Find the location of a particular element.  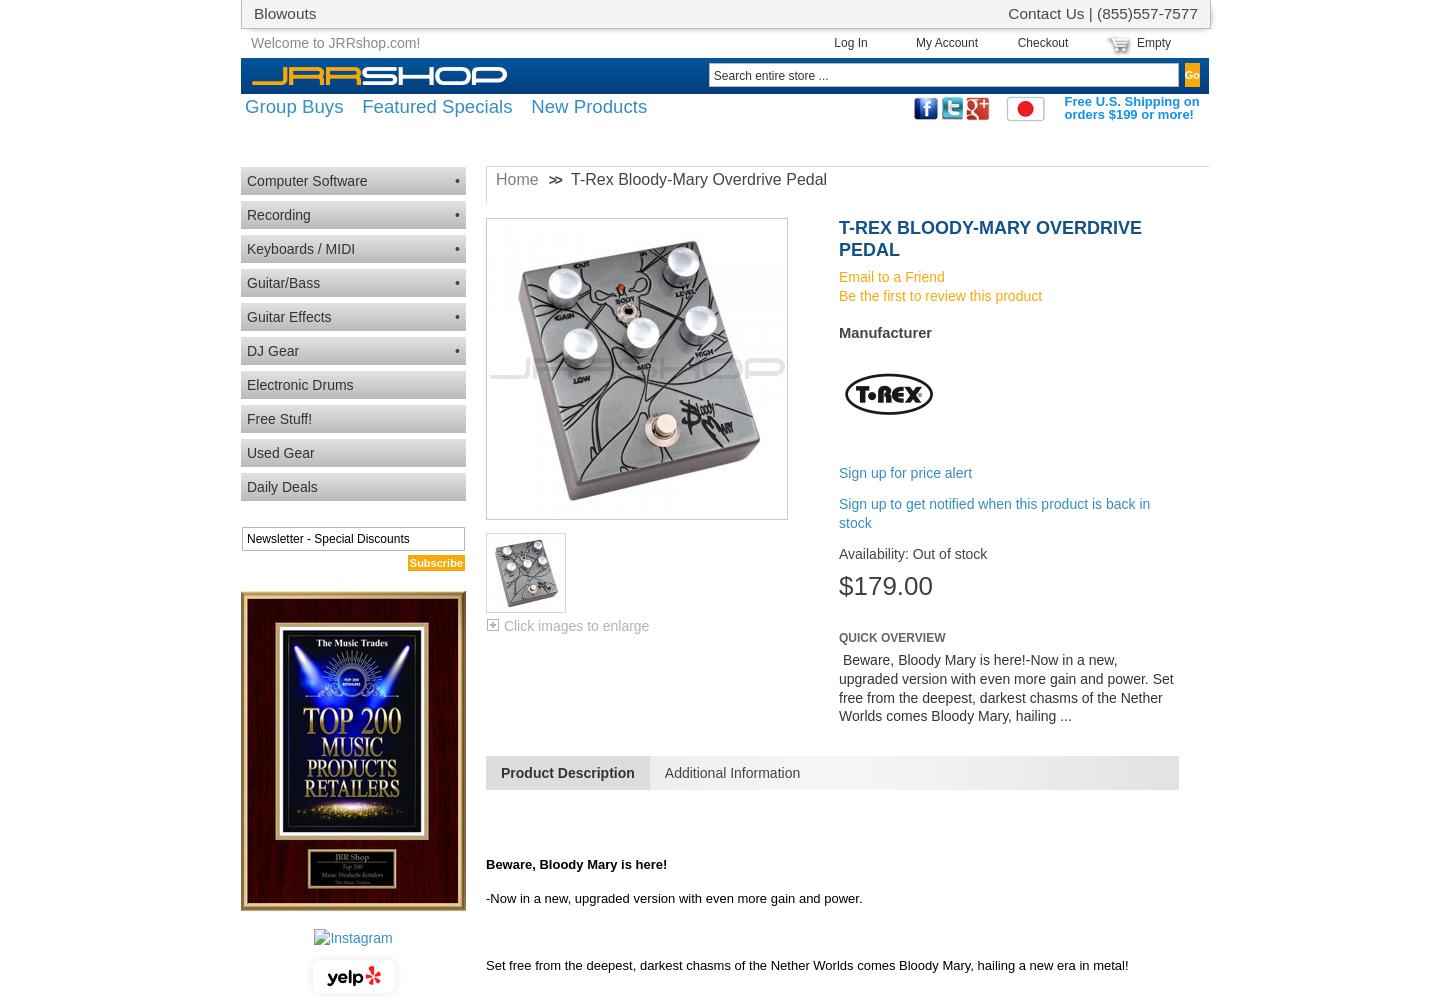

'Additional Information' is located at coordinates (662, 773).